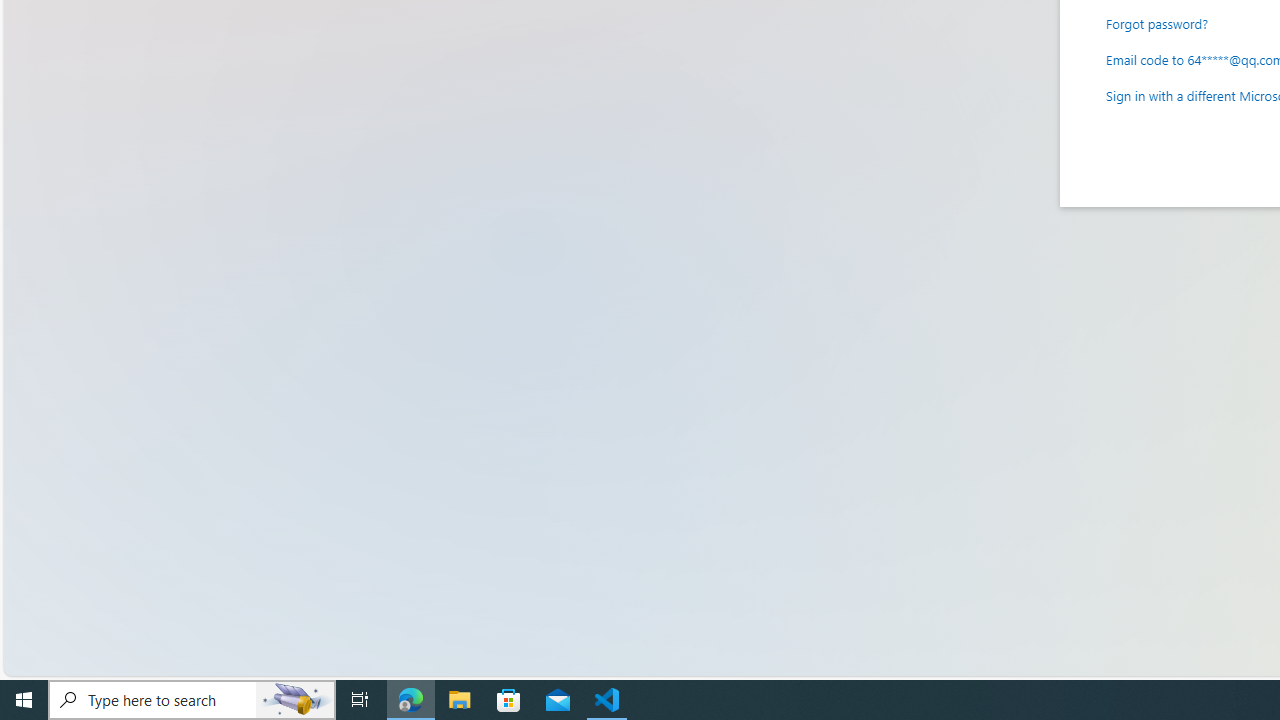 The height and width of the screenshot is (720, 1280). I want to click on 'Forgot password?', so click(1157, 22).